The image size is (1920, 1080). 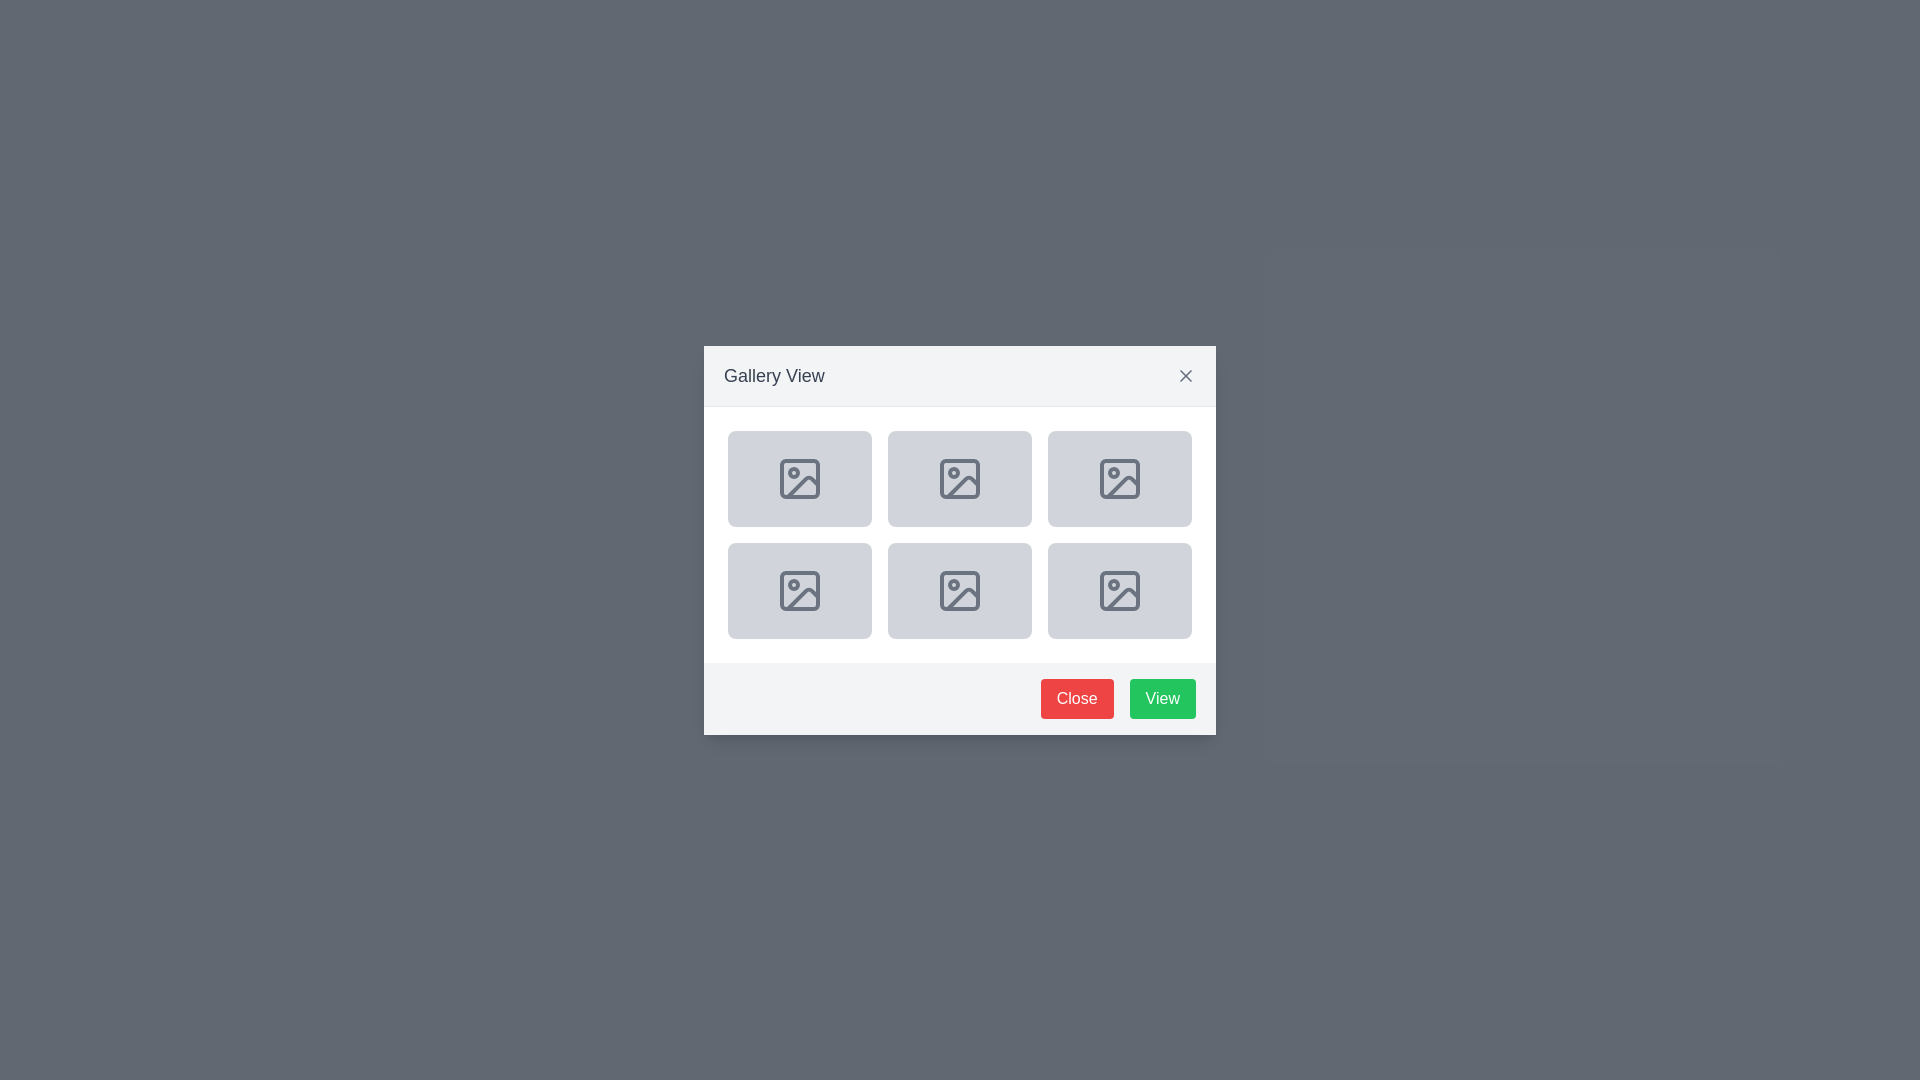 I want to click on the icon styled as an image placeholder with a rounded rectangle, a small circle symbolizing a sun or moon, and a diagonal line representing a mountain, located, so click(x=800, y=478).